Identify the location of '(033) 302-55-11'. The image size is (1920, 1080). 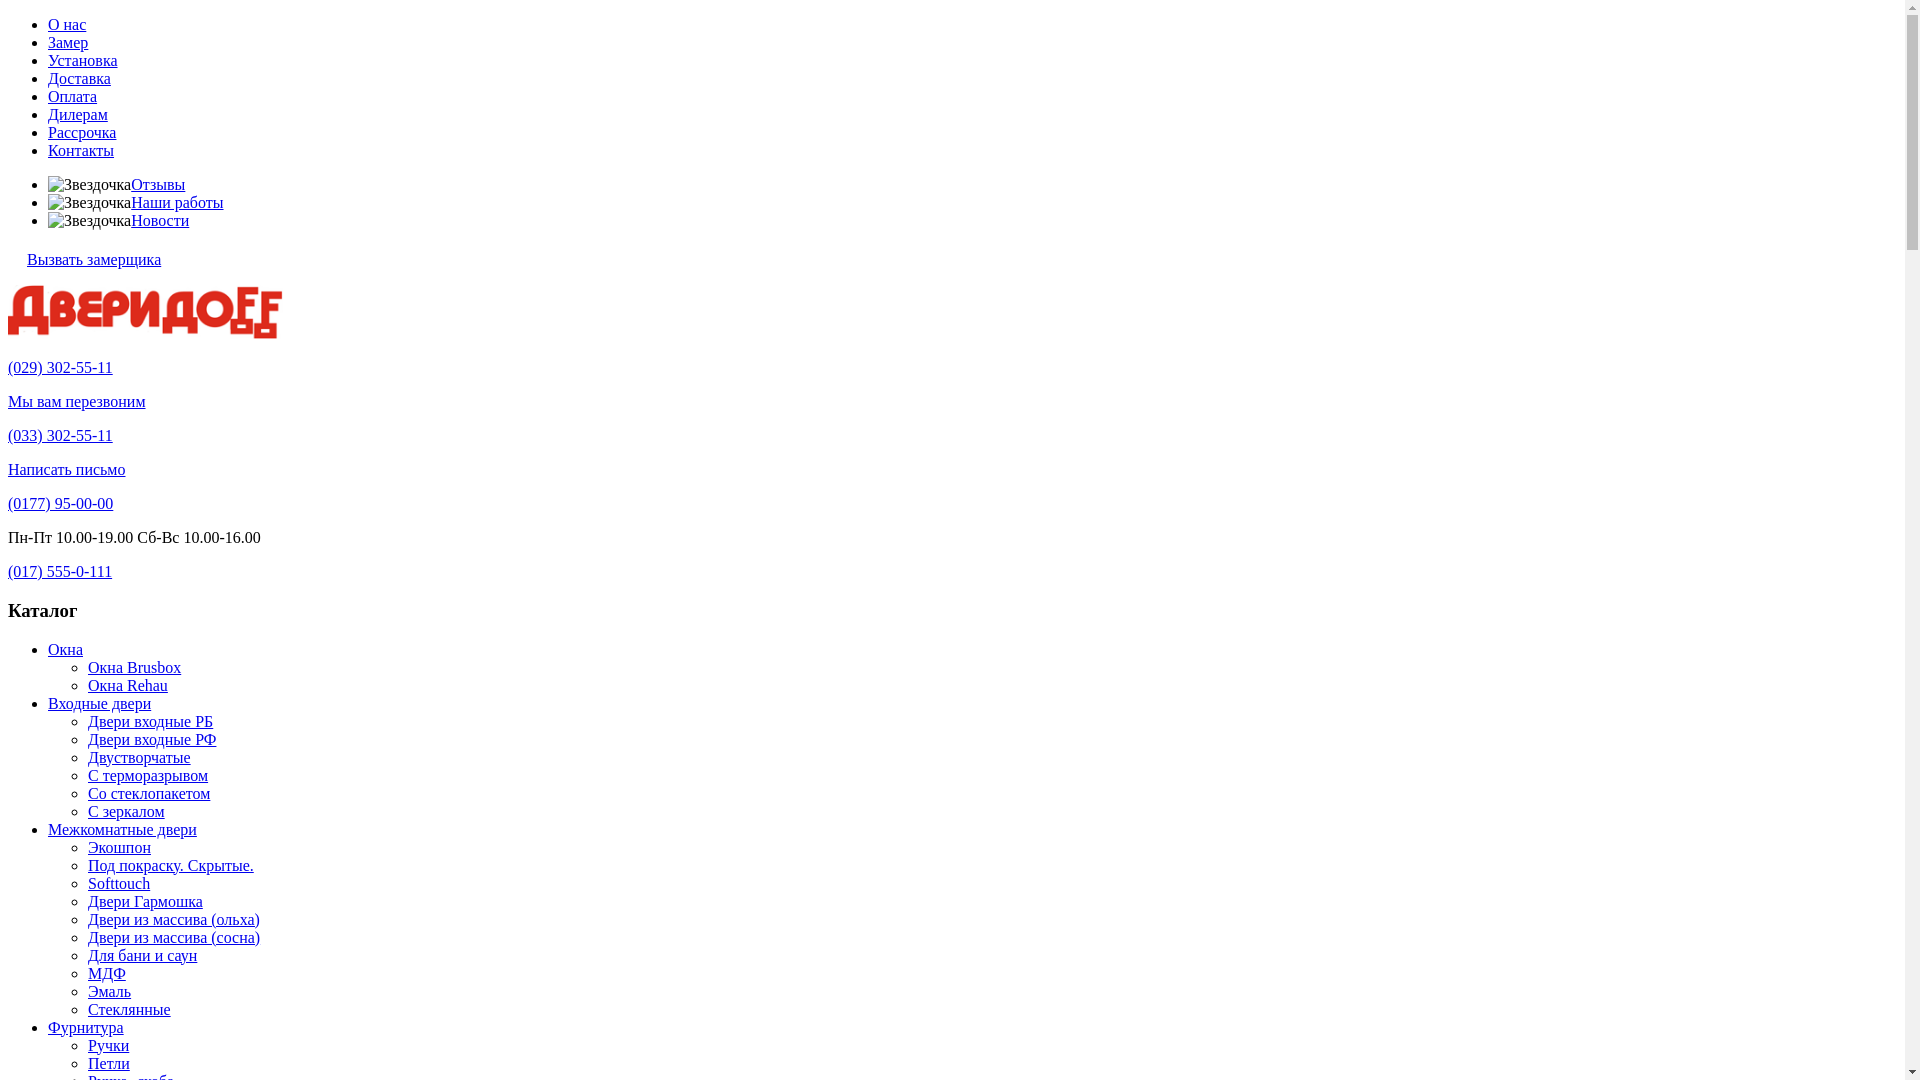
(60, 434).